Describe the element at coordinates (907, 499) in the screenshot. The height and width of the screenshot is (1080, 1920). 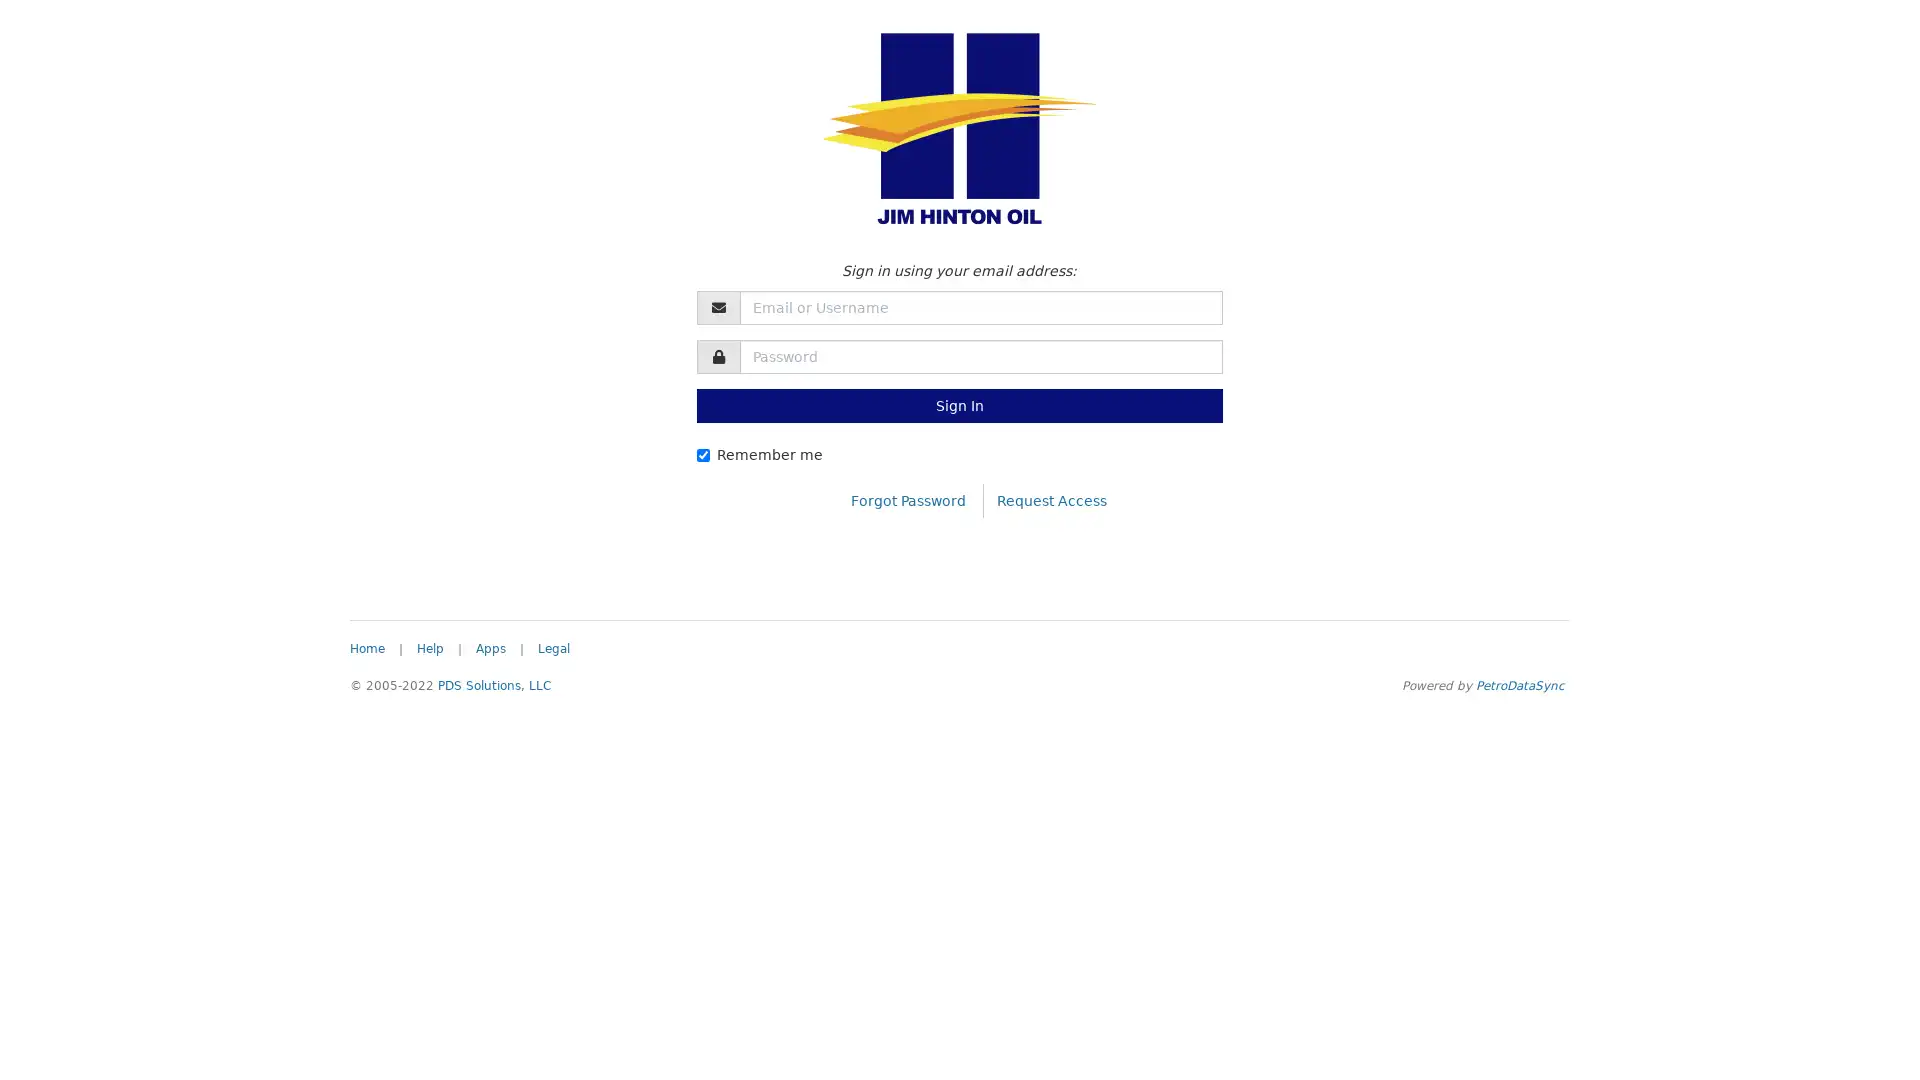
I see `Forgot Password` at that location.